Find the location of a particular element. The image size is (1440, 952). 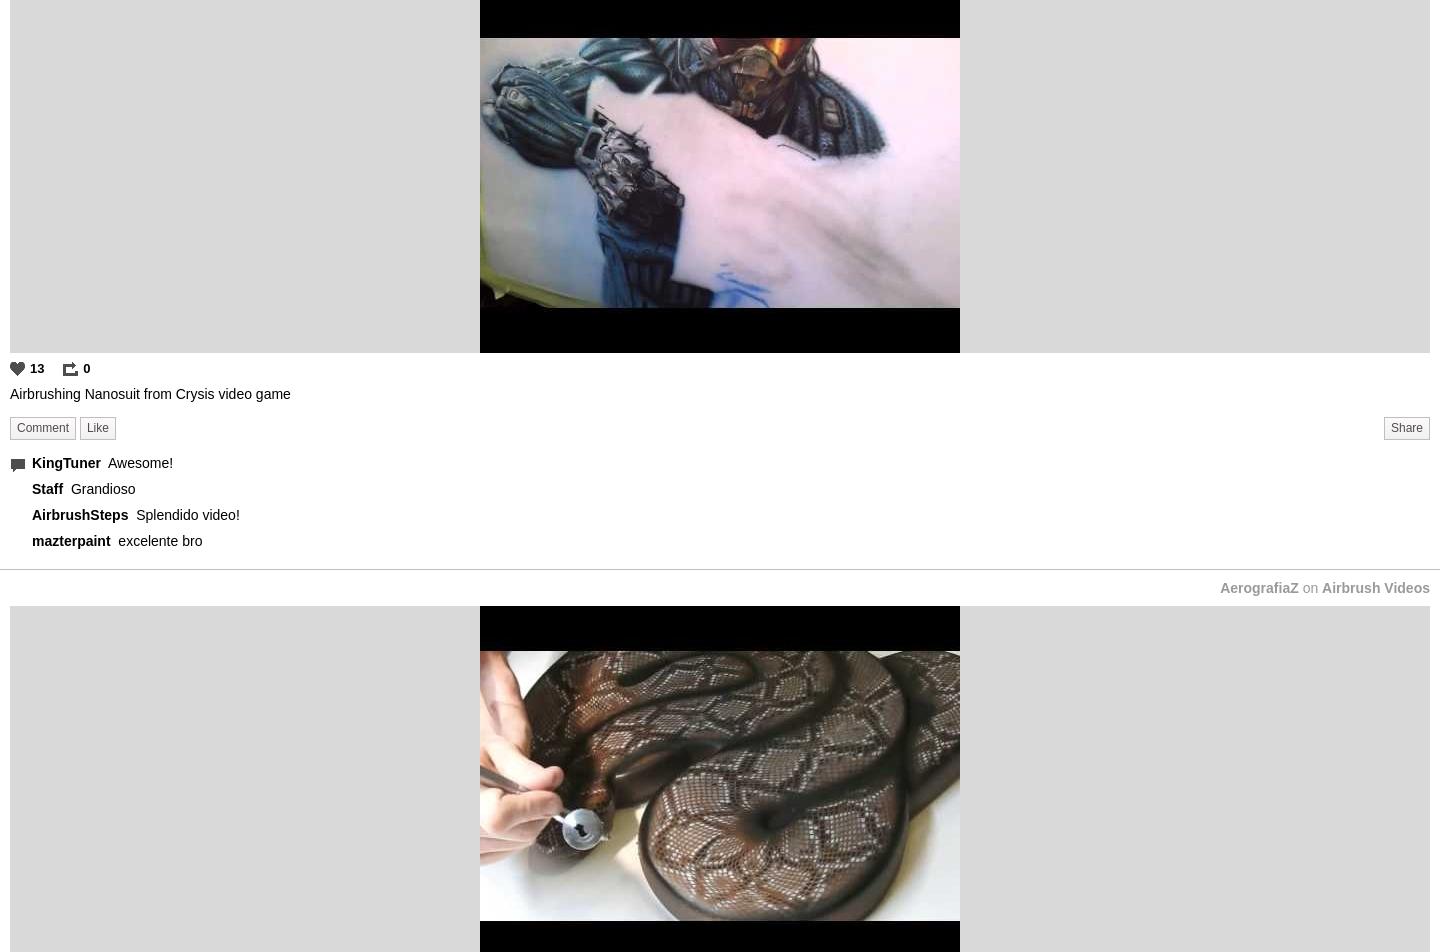

'excelente bro' is located at coordinates (158, 539).